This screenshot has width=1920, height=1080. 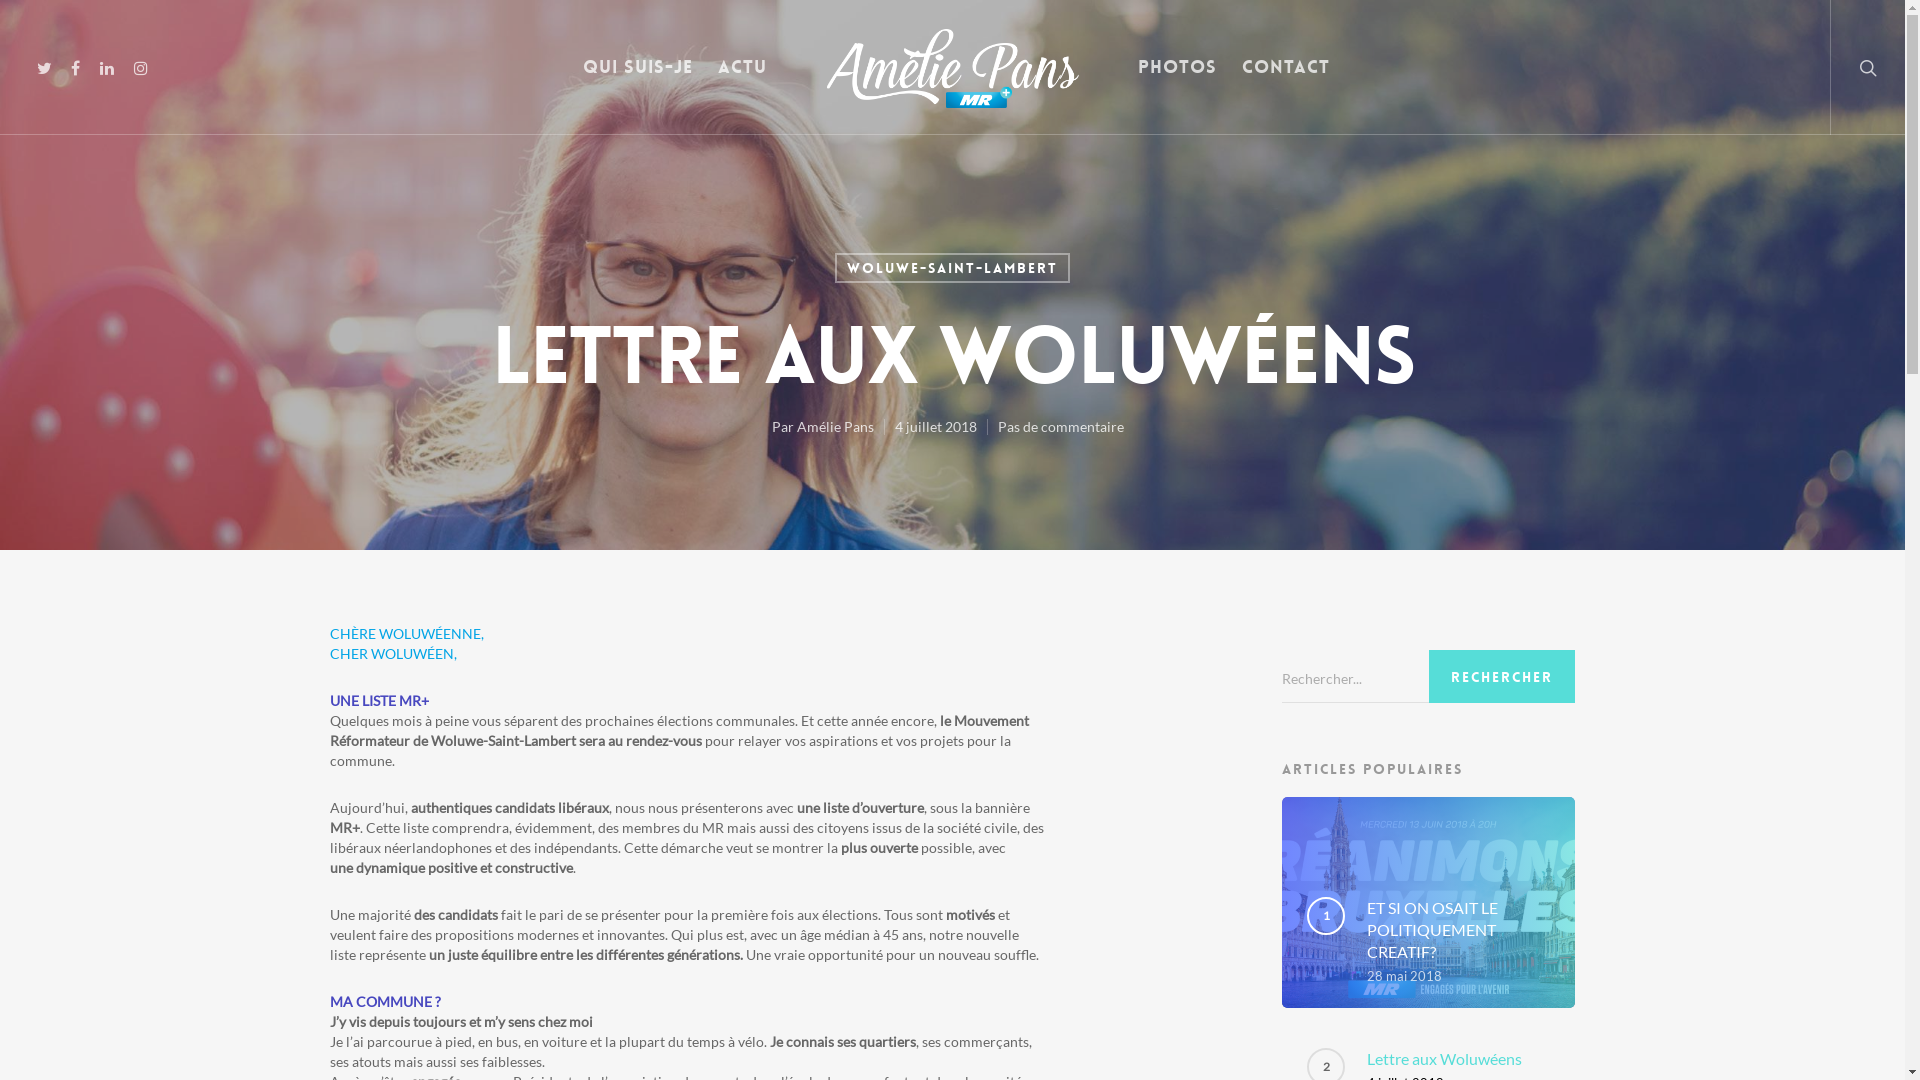 What do you see at coordinates (1427, 677) in the screenshot?
I see `'Search for:'` at bounding box center [1427, 677].